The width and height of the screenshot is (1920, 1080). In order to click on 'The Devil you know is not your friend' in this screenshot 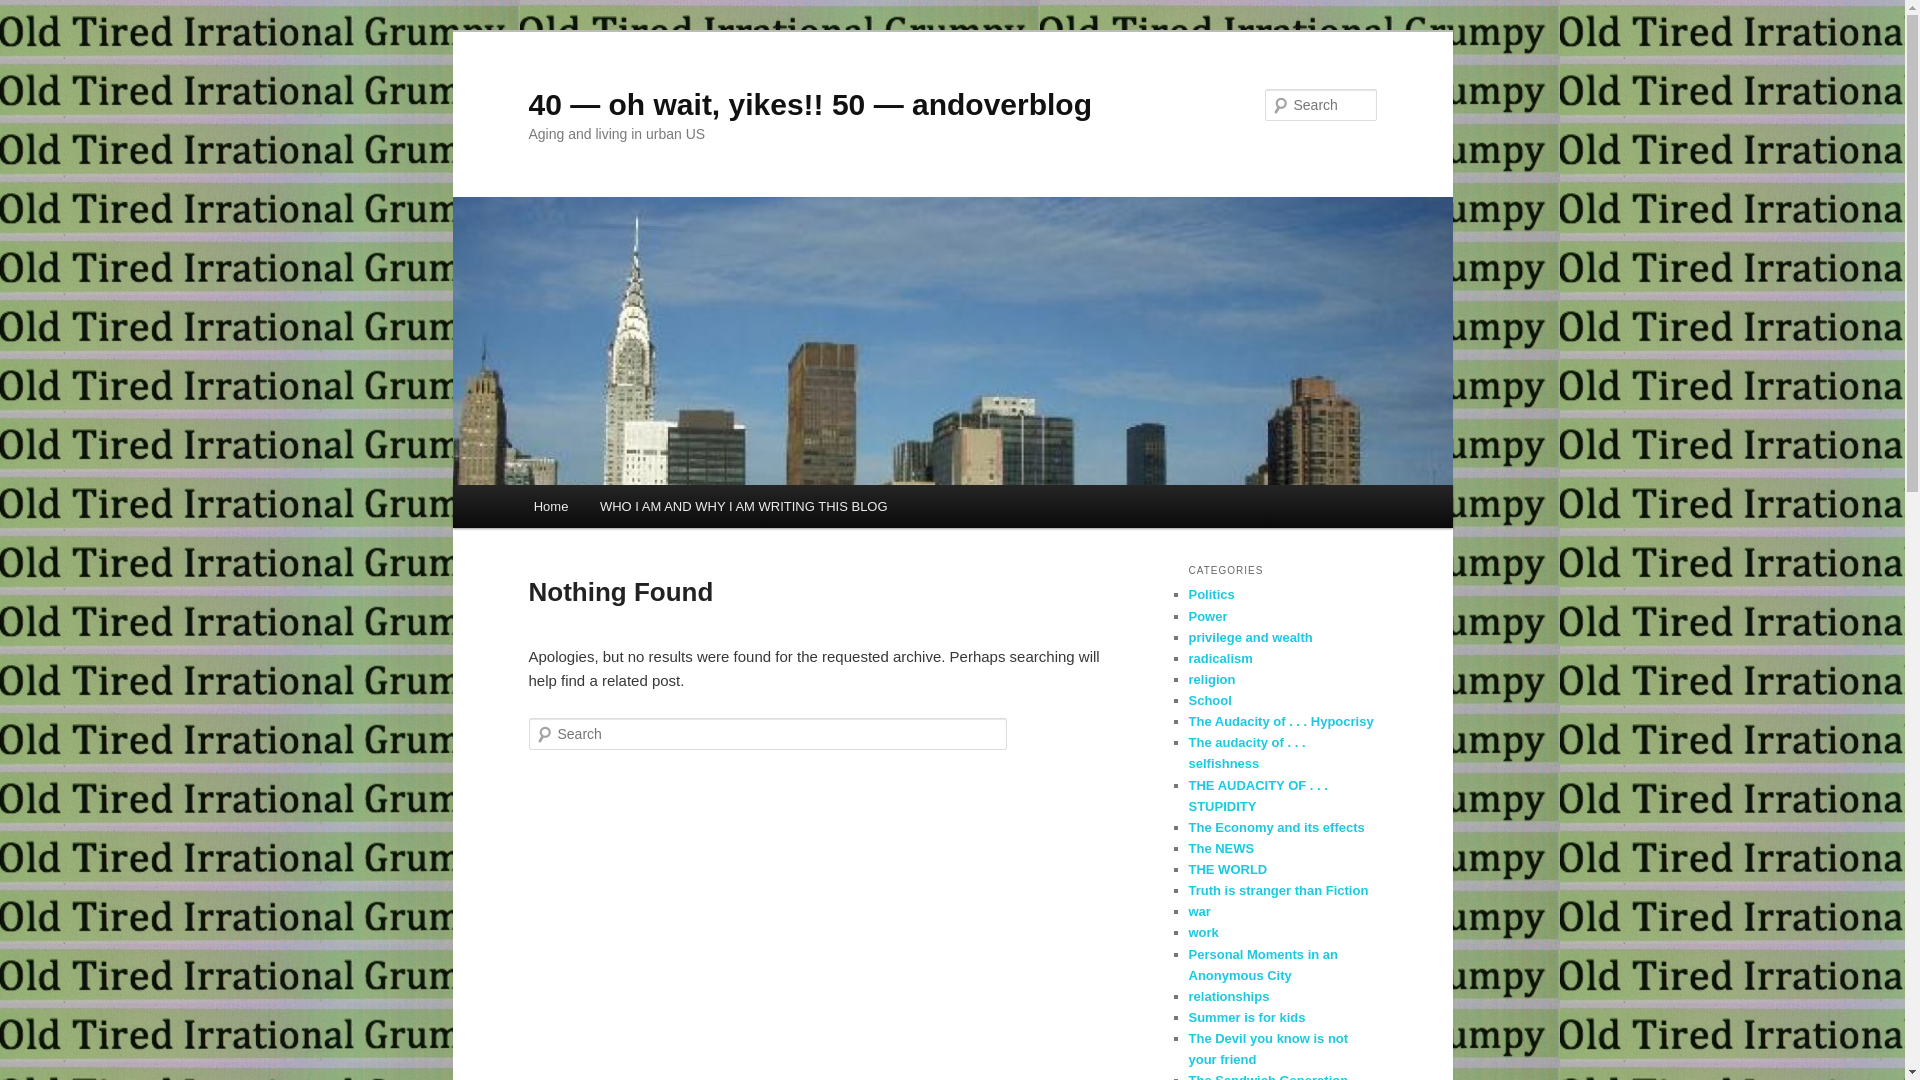, I will do `click(1266, 1048)`.